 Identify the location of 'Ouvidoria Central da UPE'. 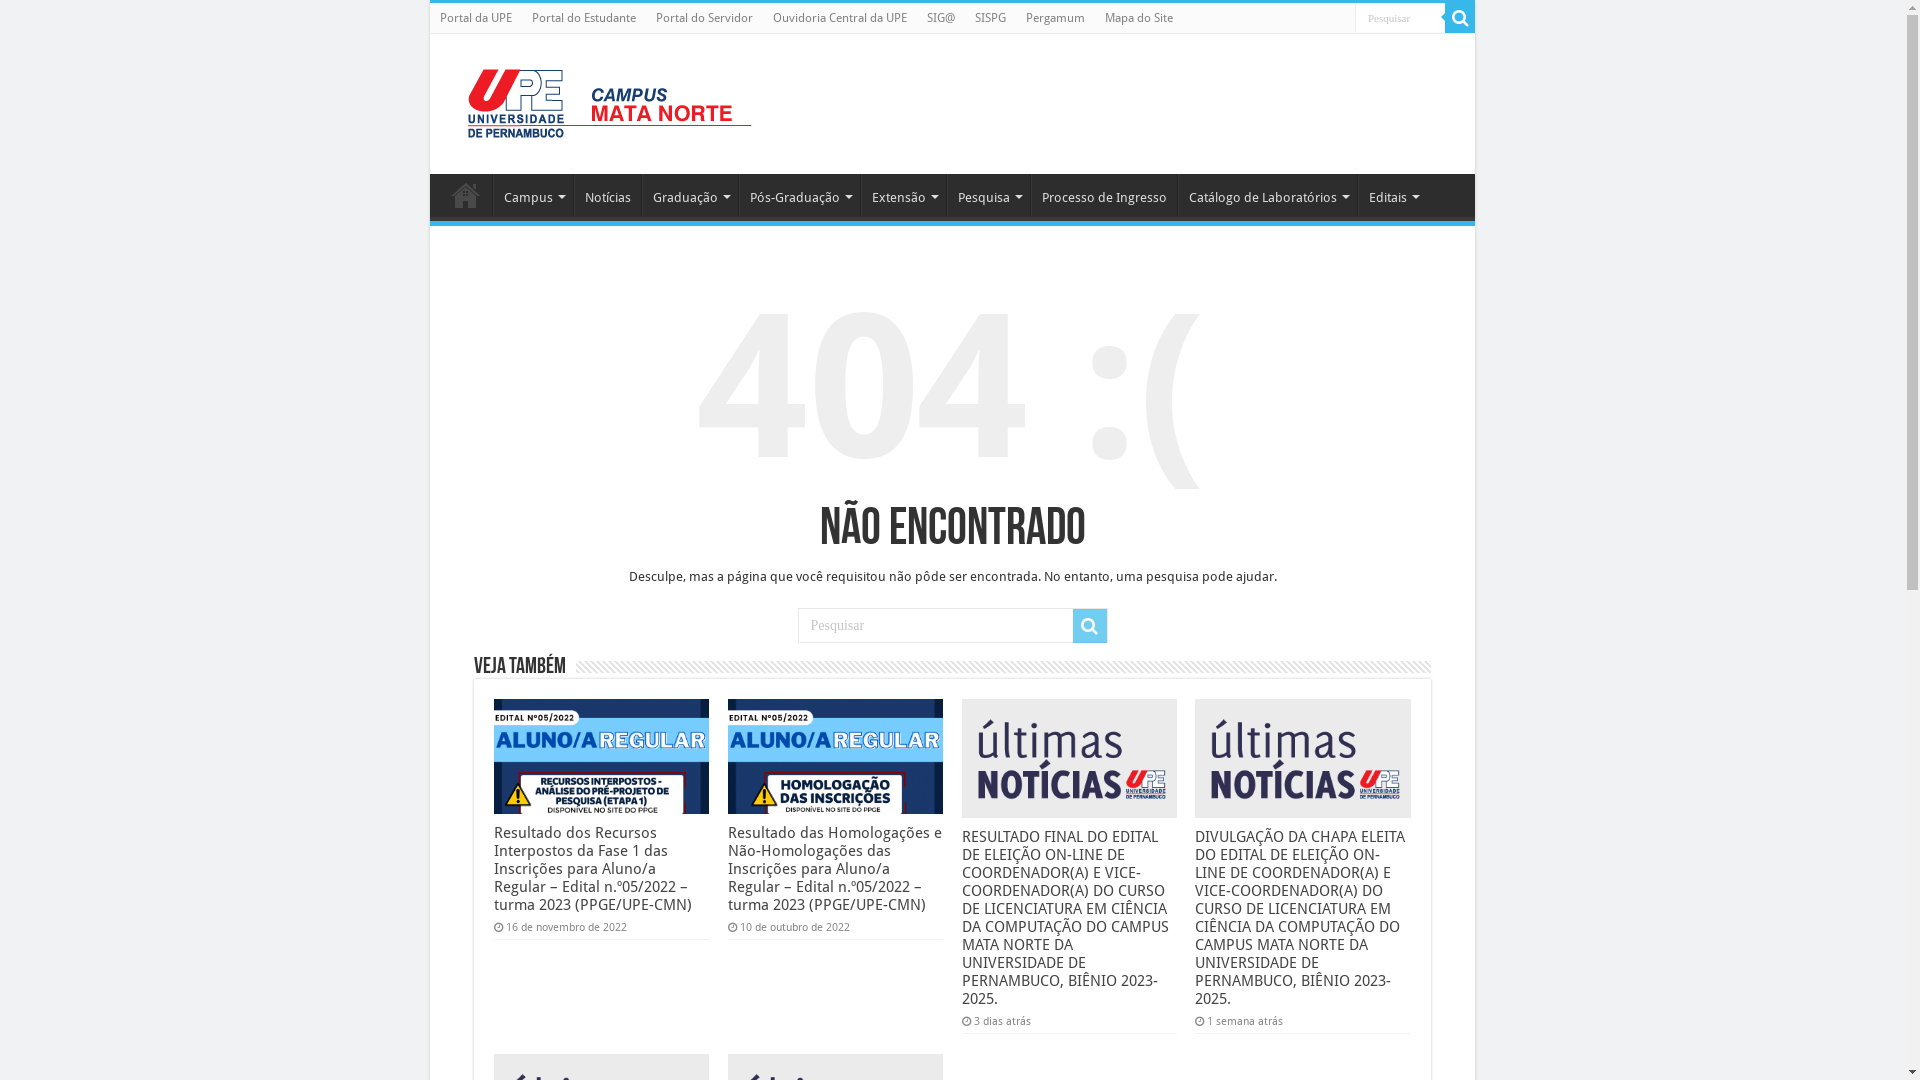
(762, 18).